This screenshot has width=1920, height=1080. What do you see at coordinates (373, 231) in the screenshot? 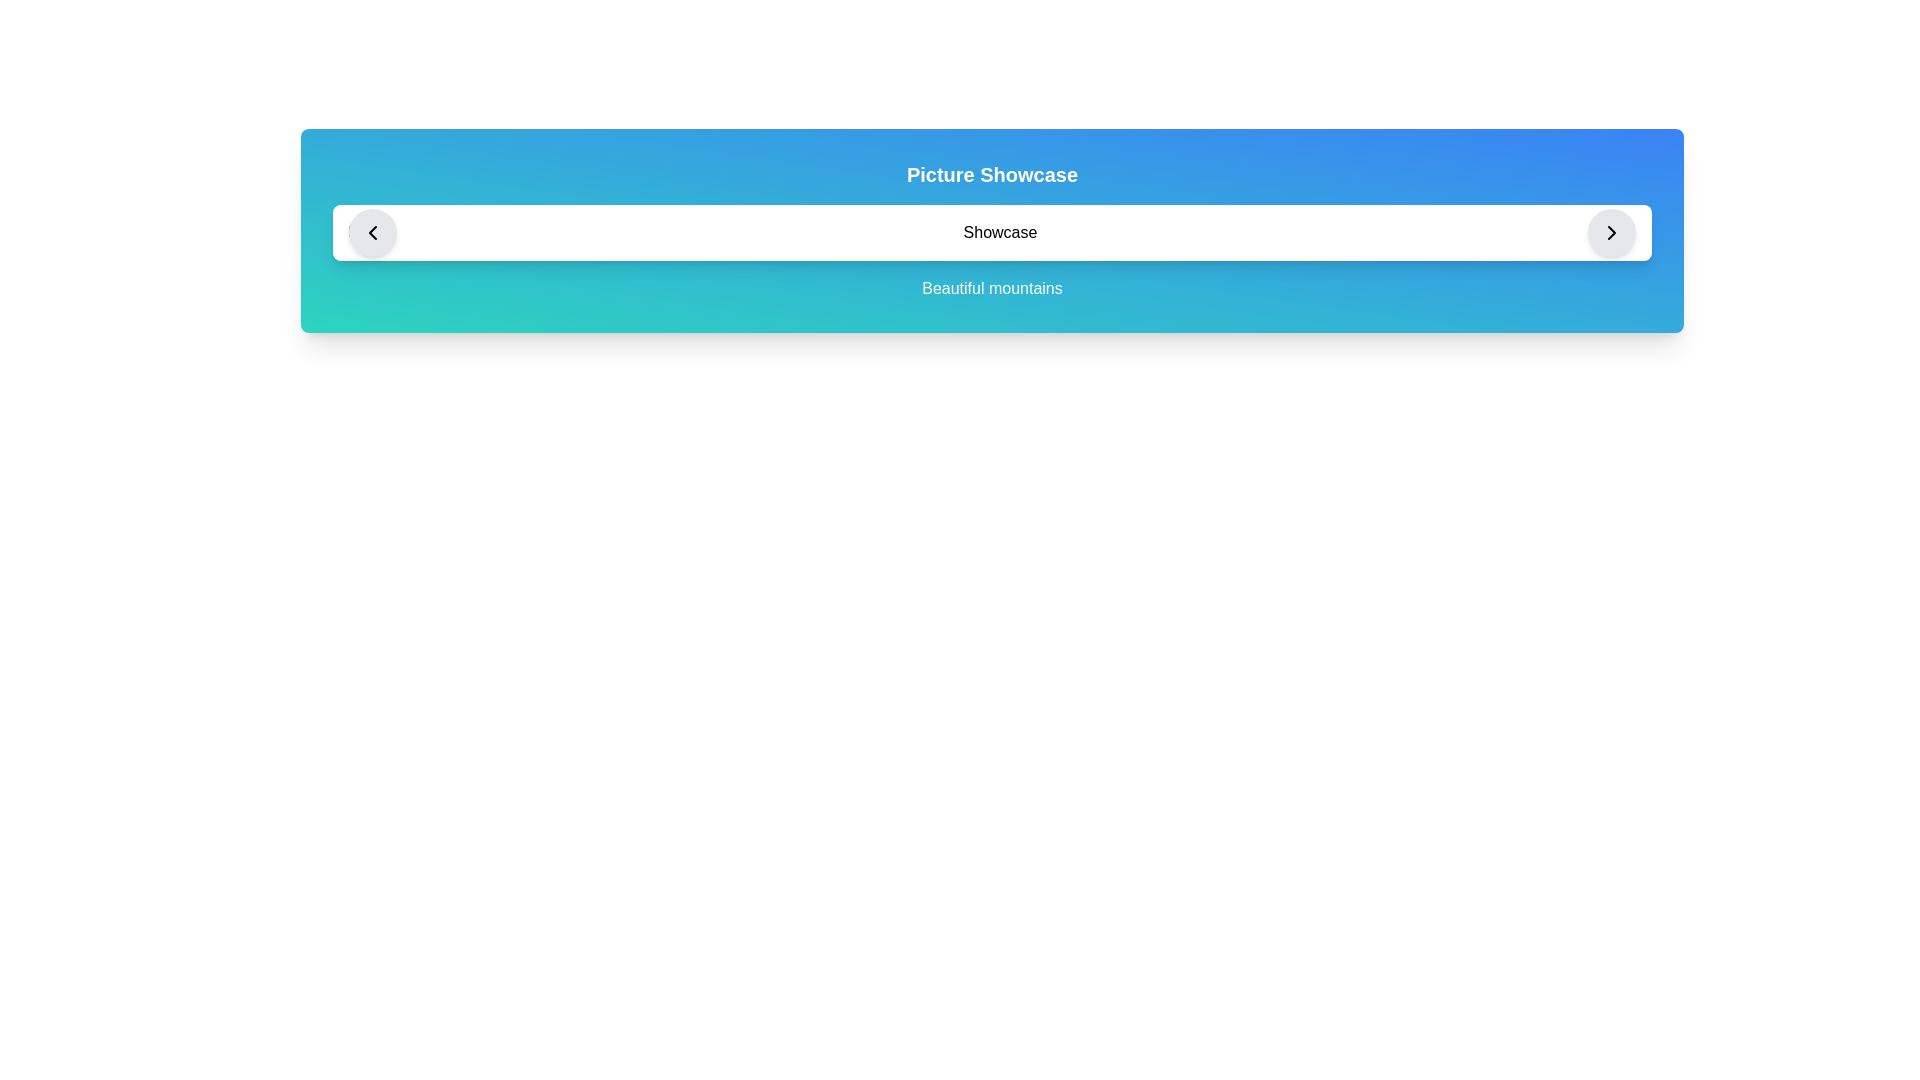
I see `the navigation button icon located in the top-centered navigation bar` at bounding box center [373, 231].